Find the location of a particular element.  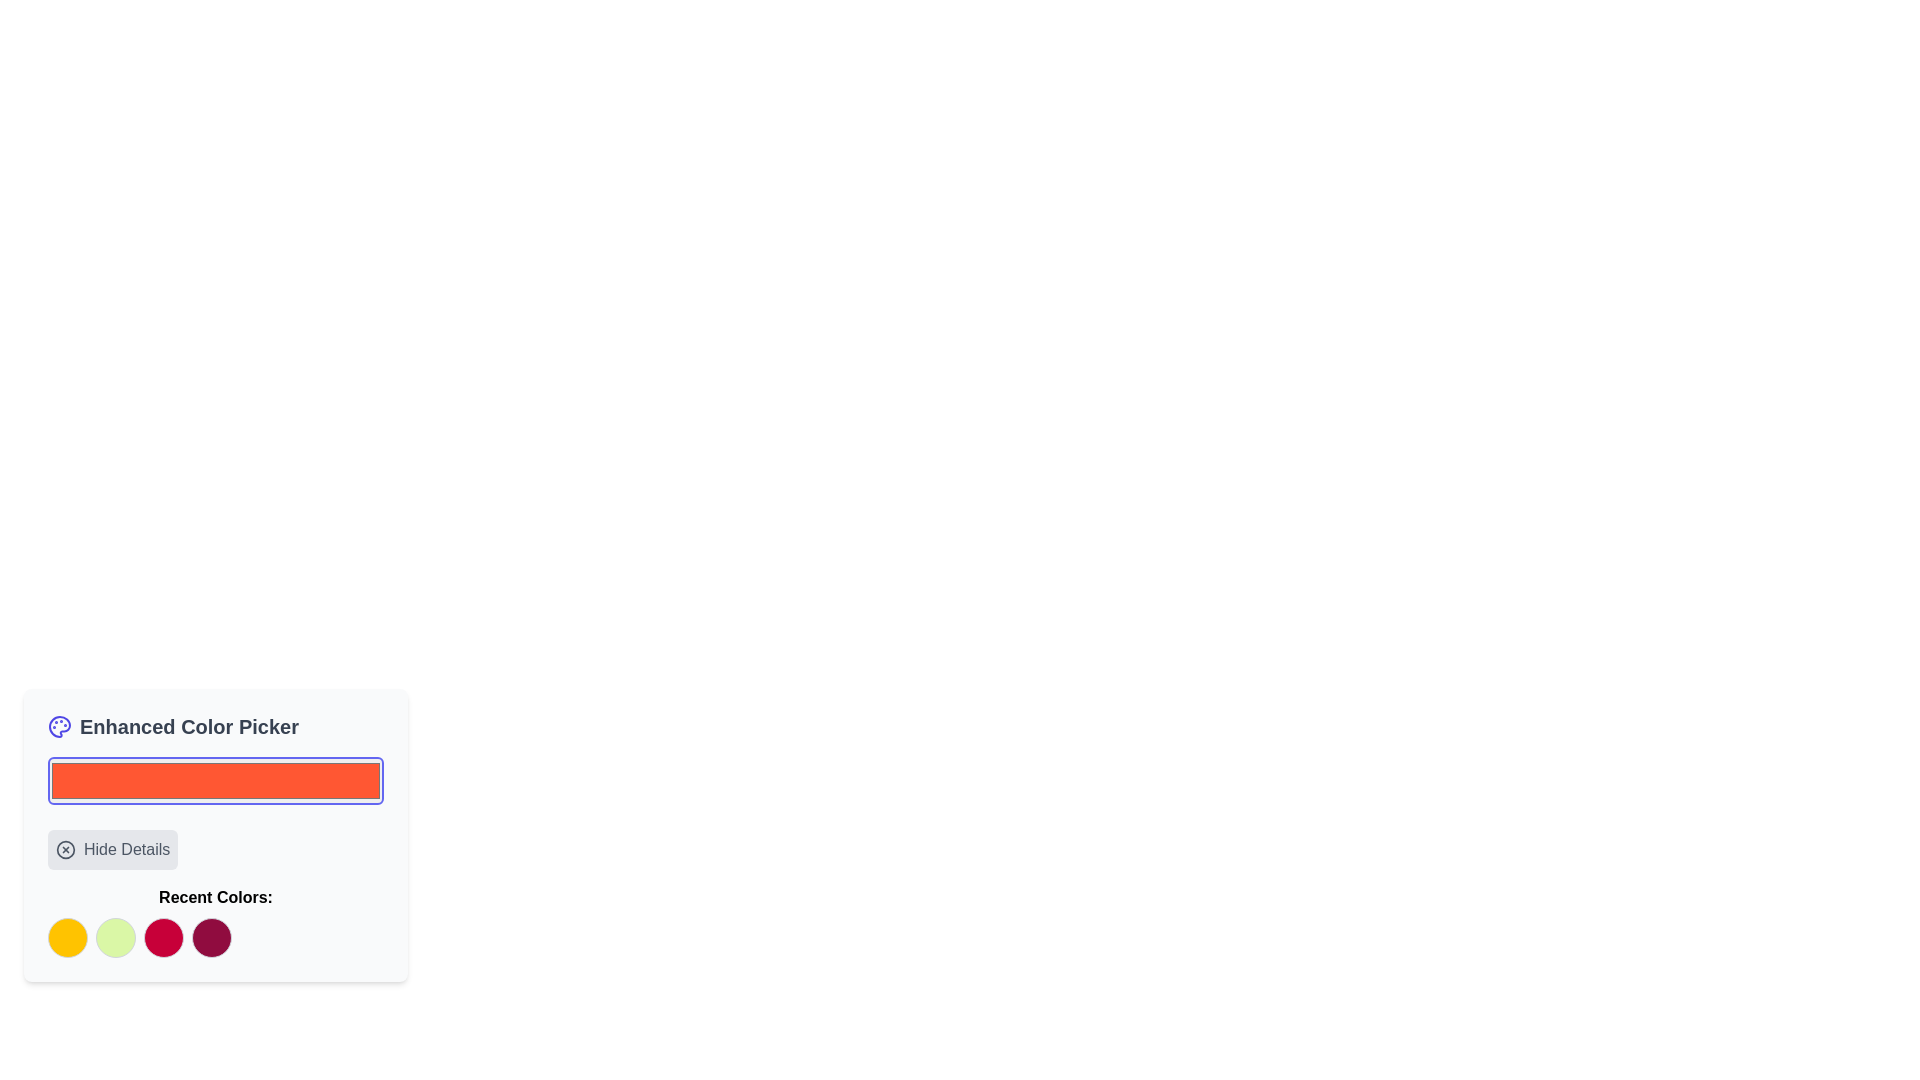

the fourth circular color swatch located under the 'Recent Colors:' section is located at coordinates (216, 937).